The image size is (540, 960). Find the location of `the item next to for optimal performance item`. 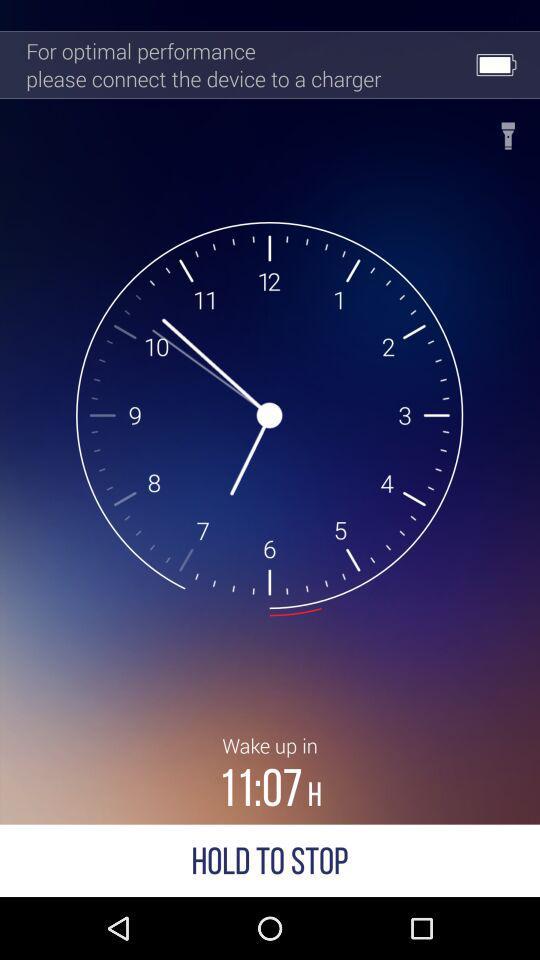

the item next to for optimal performance item is located at coordinates (508, 129).